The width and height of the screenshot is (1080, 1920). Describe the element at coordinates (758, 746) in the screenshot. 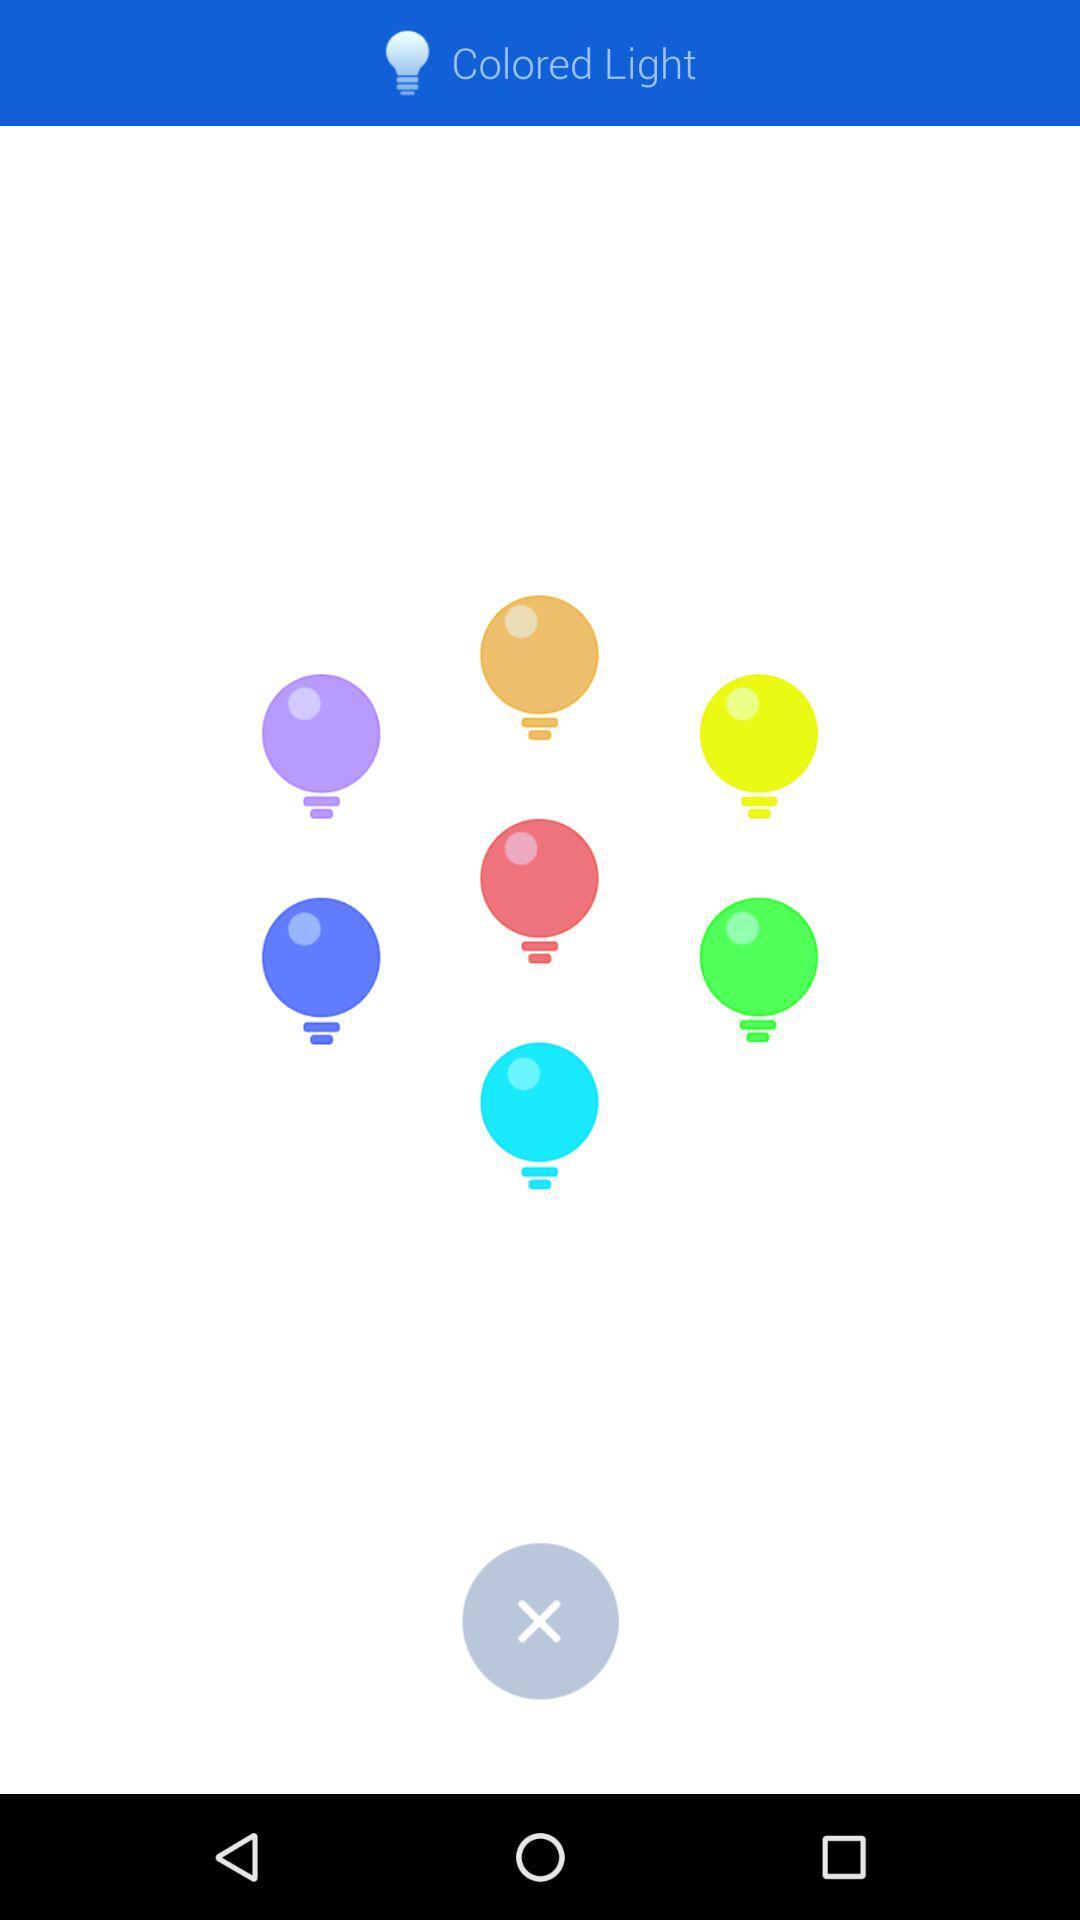

I see `yellow balloon` at that location.